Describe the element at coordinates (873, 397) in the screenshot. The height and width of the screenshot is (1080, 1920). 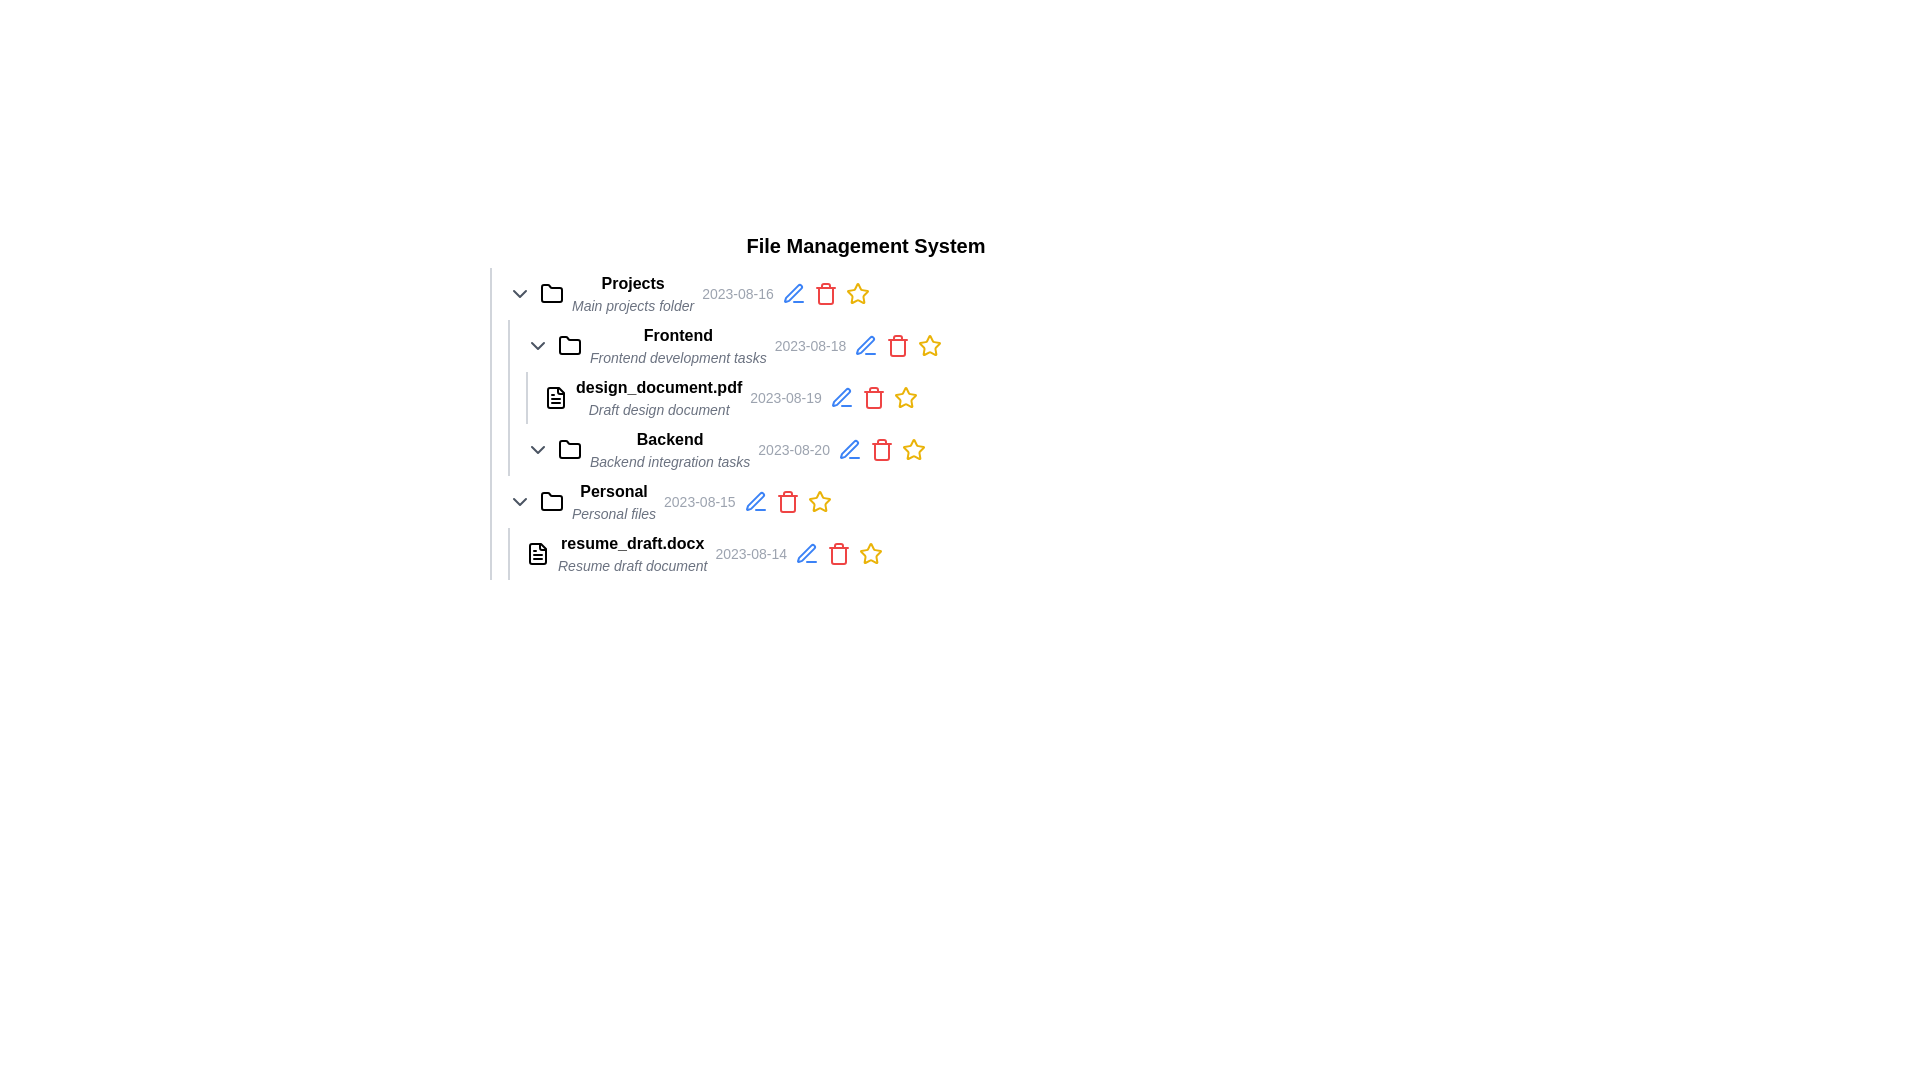
I see `the delete button located at the rightmost end of the row for 'design_document.pdf'` at that location.